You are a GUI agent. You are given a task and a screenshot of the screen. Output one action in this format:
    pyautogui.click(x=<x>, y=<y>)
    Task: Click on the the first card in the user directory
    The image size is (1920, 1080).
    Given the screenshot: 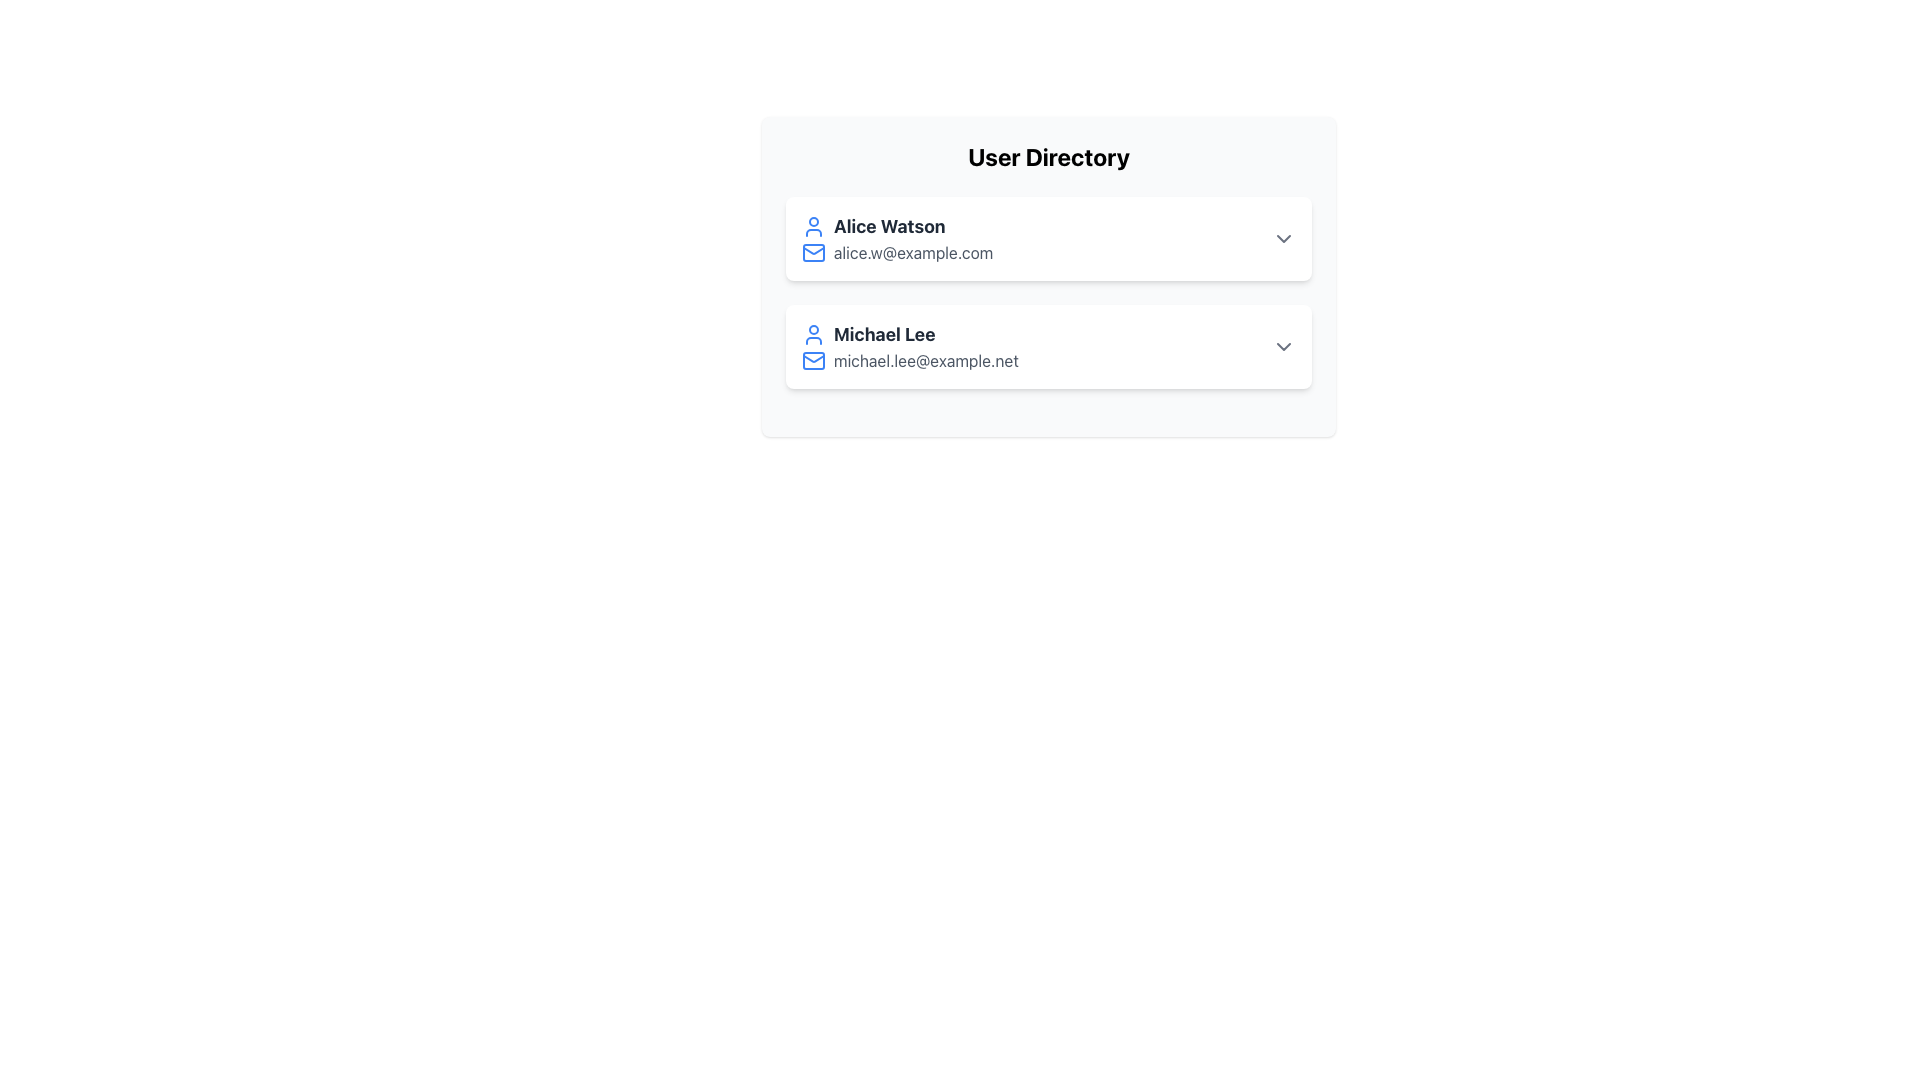 What is the action you would take?
    pyautogui.click(x=1048, y=238)
    